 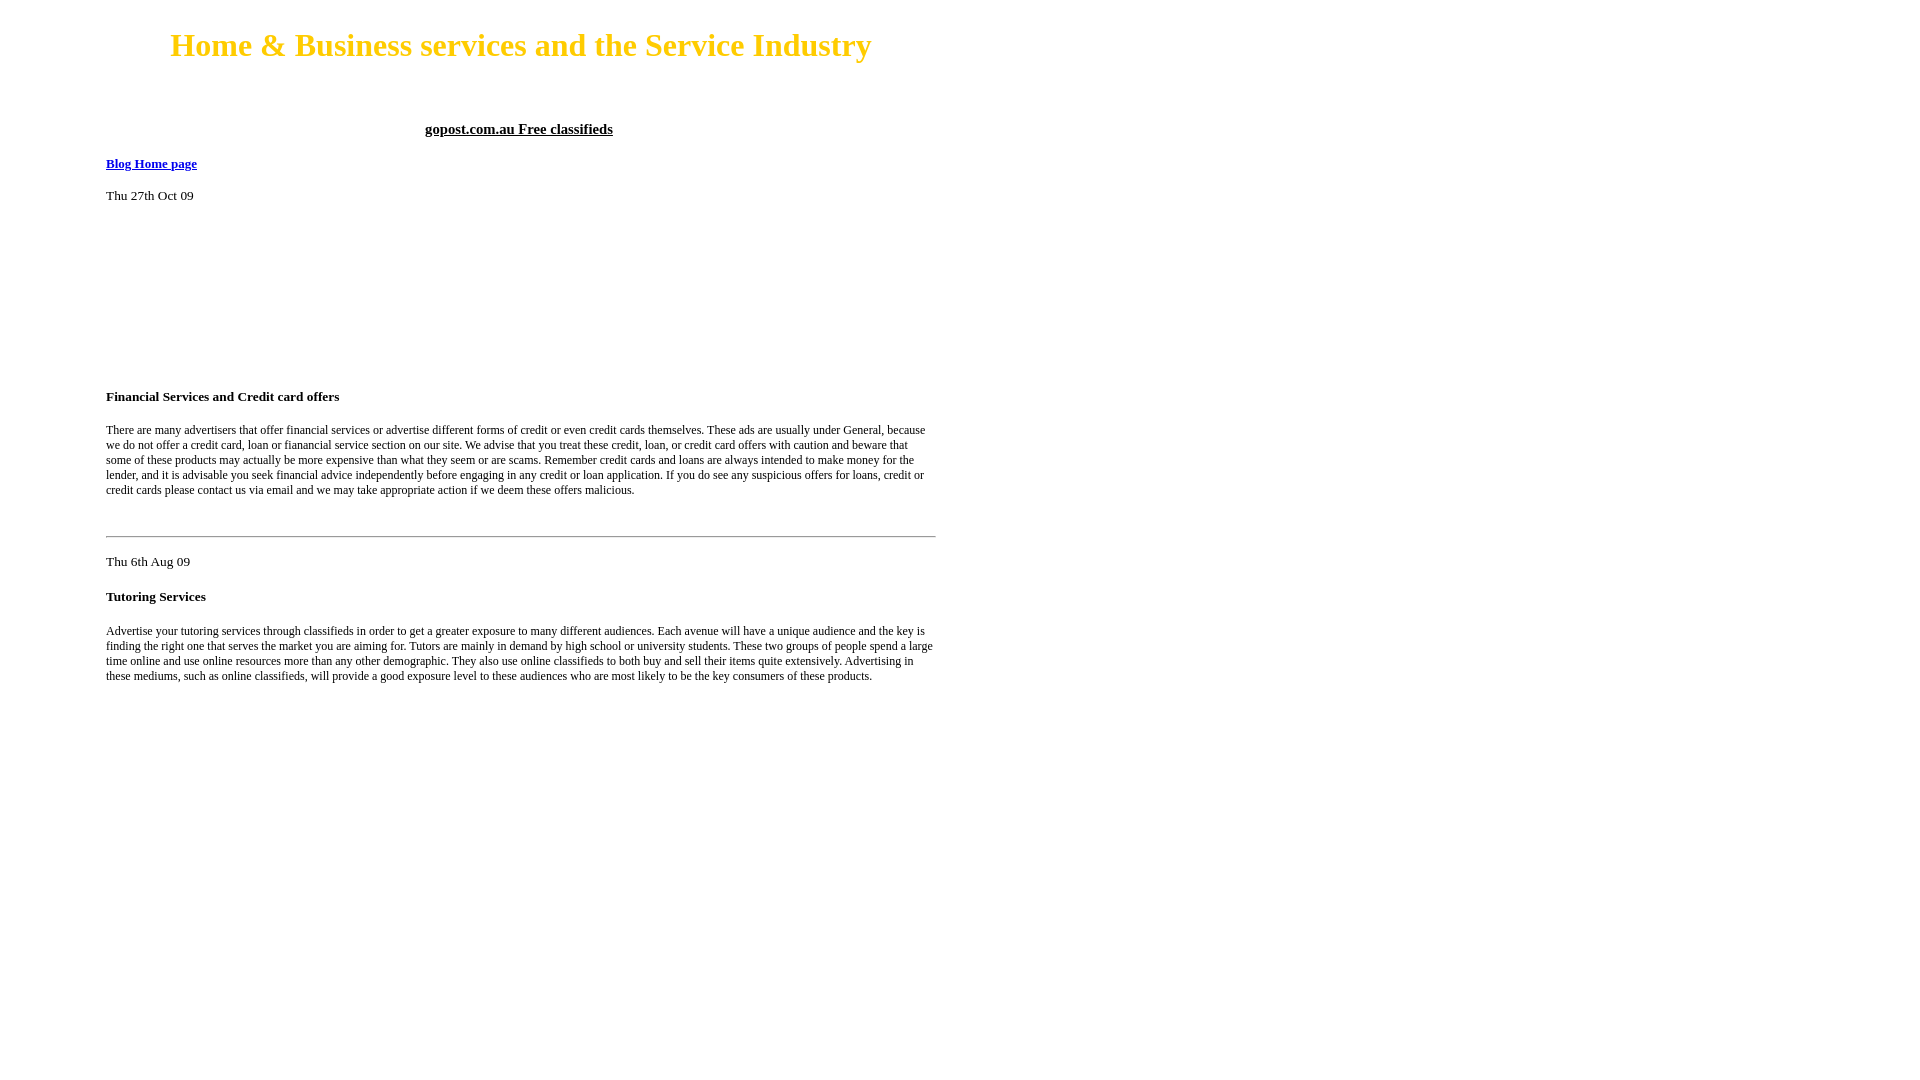 I want to click on 'gopost.com.au Free classifieds', so click(x=518, y=128).